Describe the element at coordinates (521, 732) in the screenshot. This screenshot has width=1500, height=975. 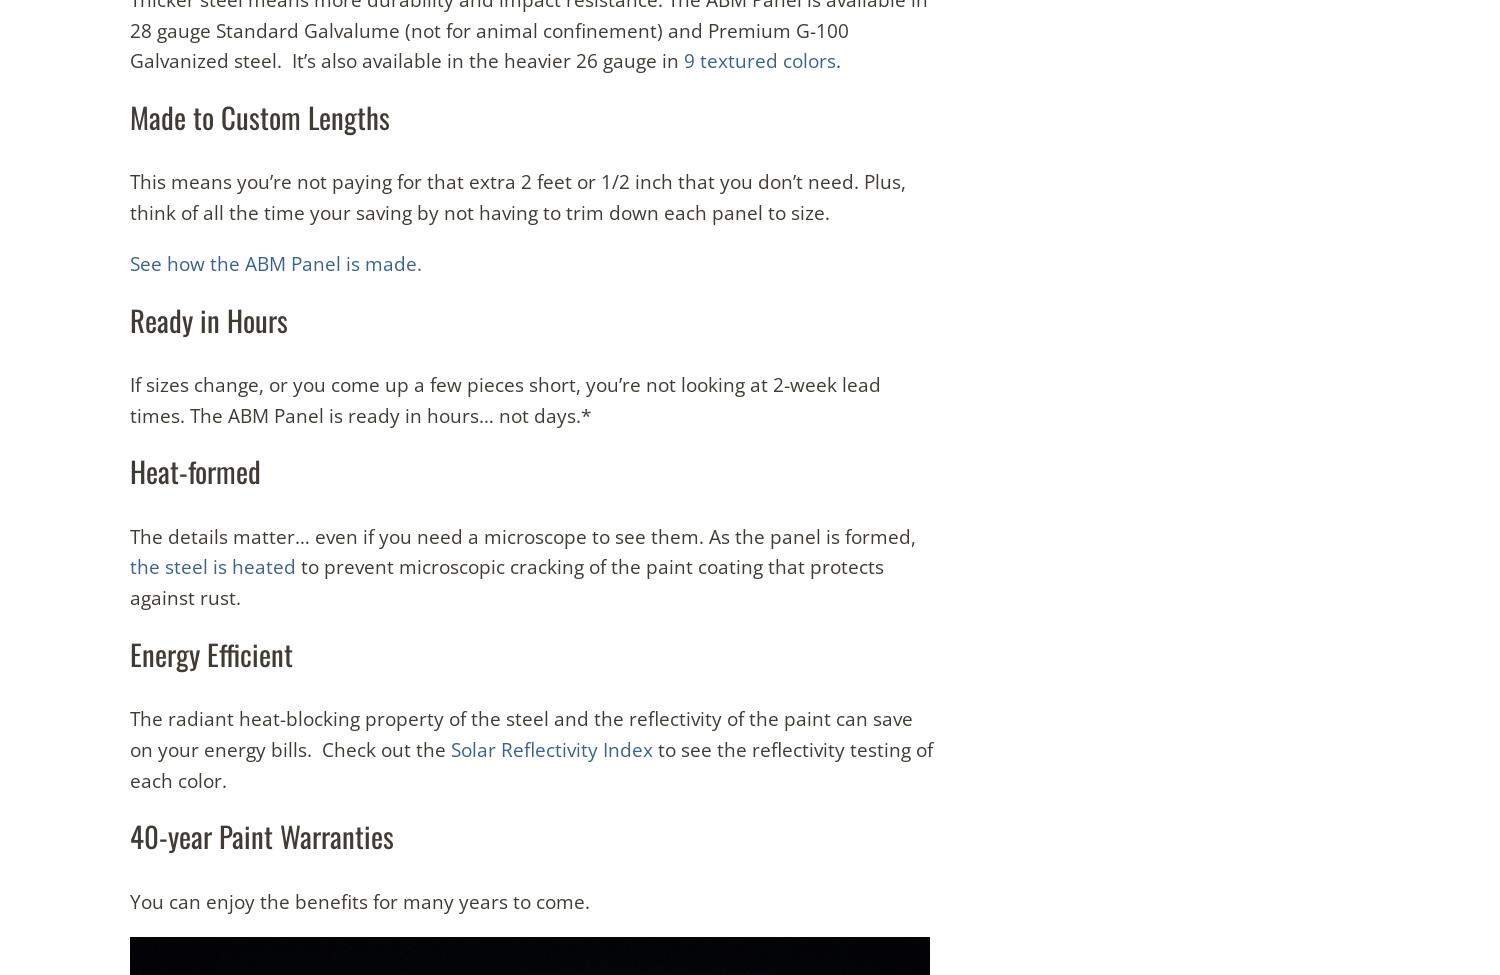
I see `'The radiant heat-blocking property of the steel and the reflectivity of the paint can save on your energy bills.  Check out the'` at that location.